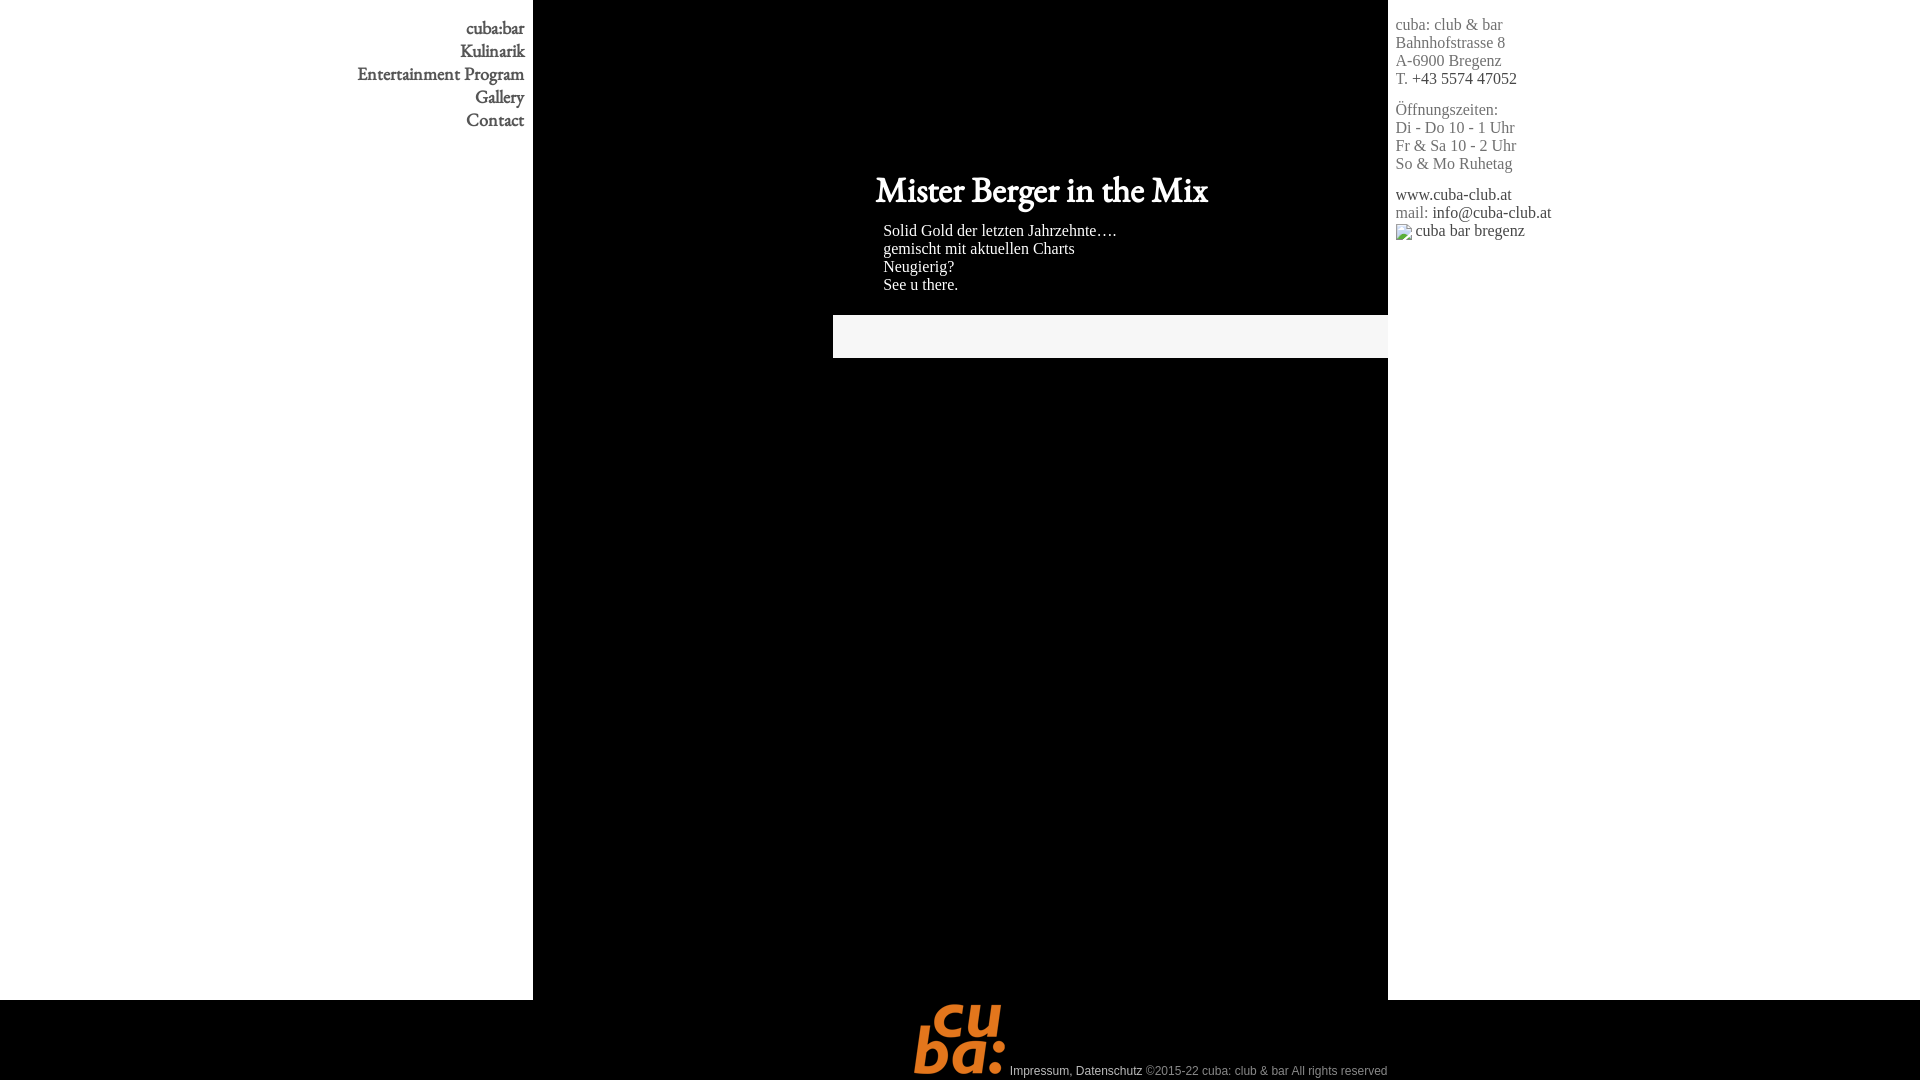  Describe the element at coordinates (1491, 212) in the screenshot. I see `'info@cuba-club.at'` at that location.